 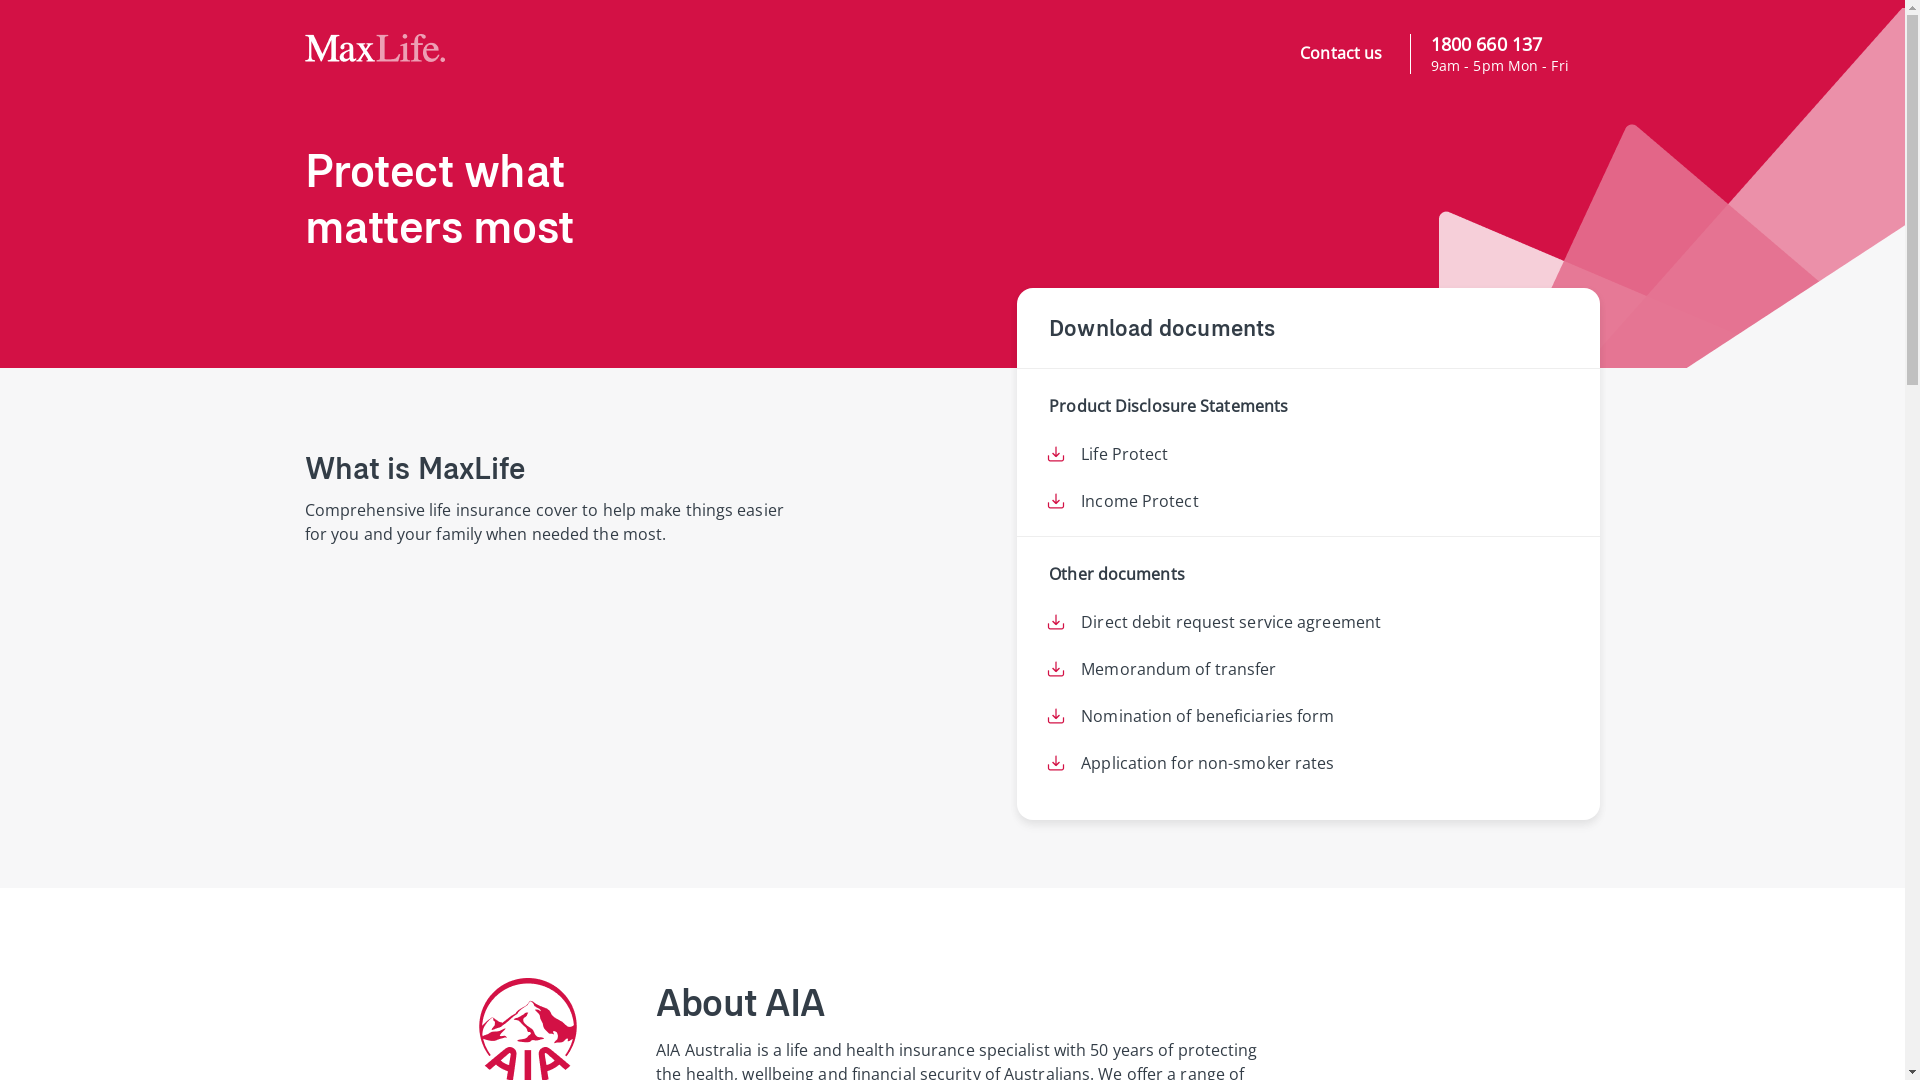 I want to click on 'Direct debit request service agreement', so click(x=1229, y=620).